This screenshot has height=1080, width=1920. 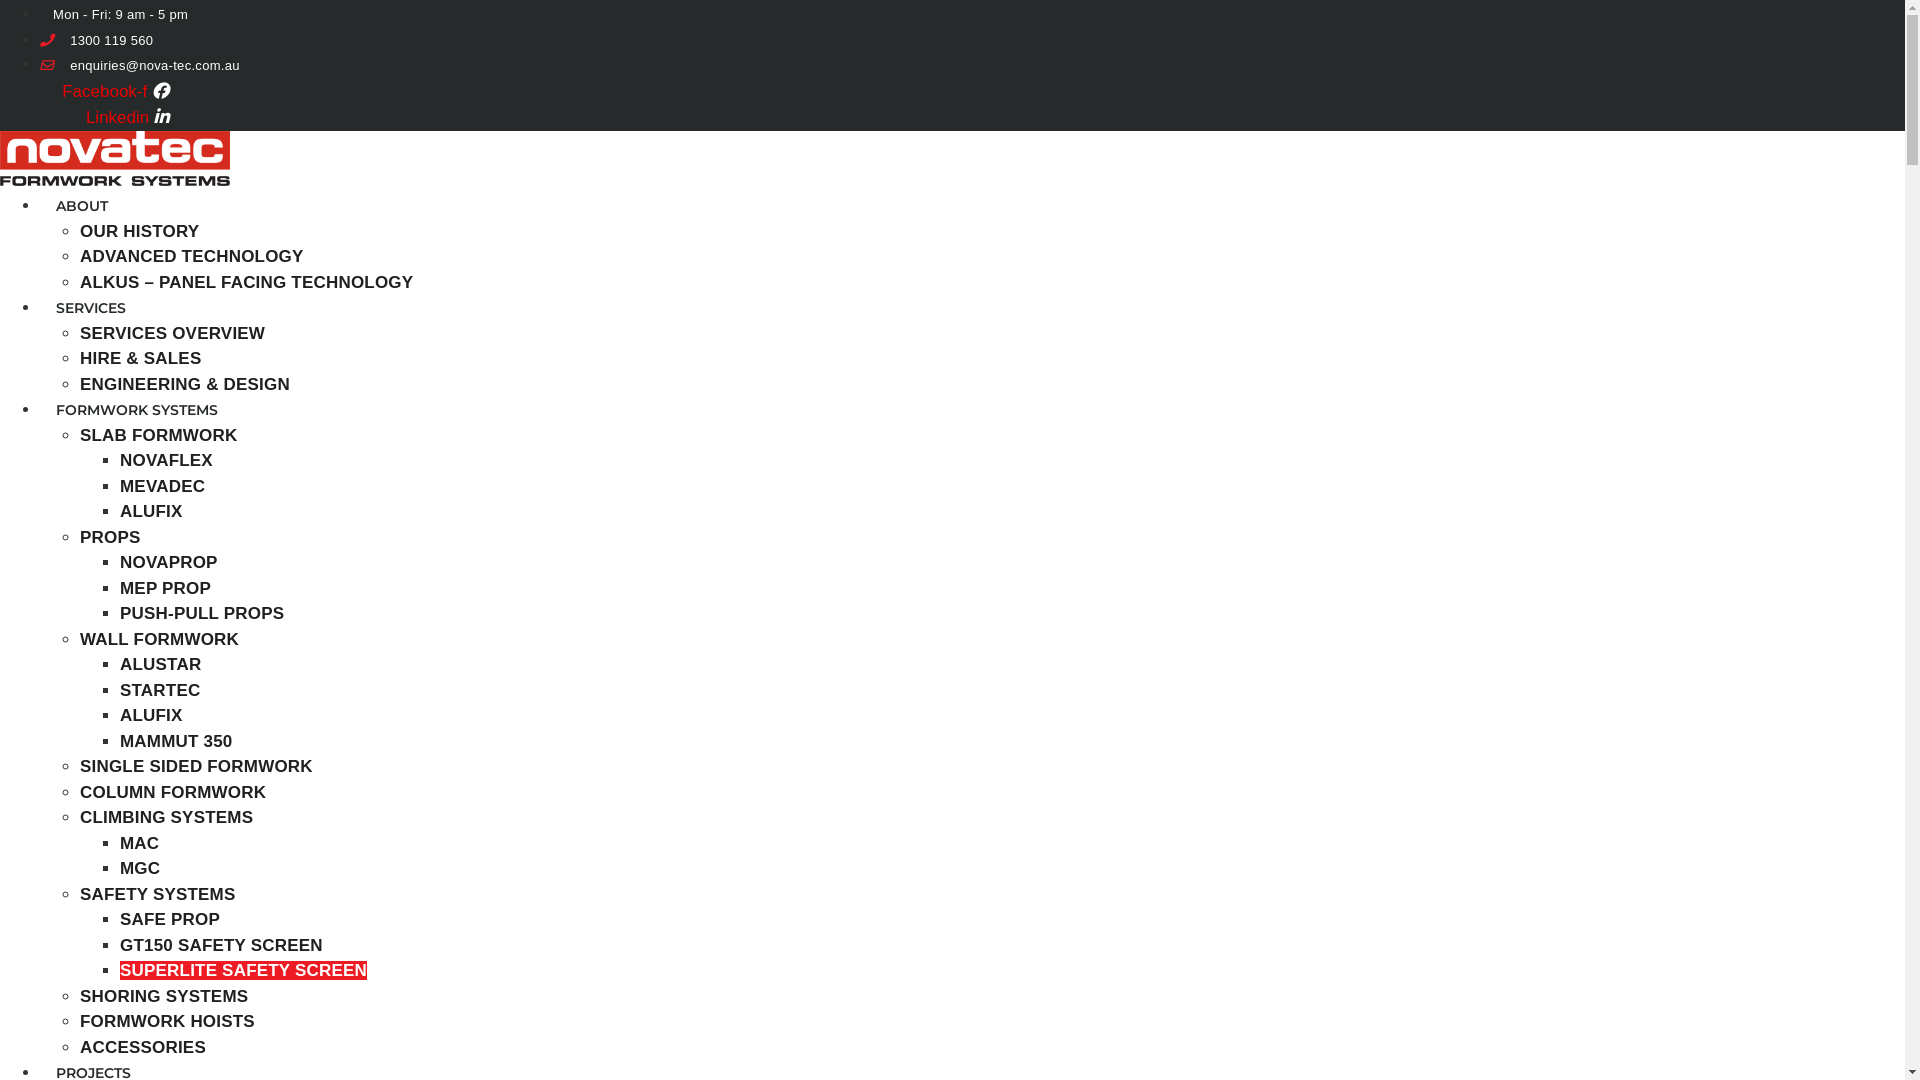 I want to click on 'FORMWORK HOISTS', so click(x=167, y=1021).